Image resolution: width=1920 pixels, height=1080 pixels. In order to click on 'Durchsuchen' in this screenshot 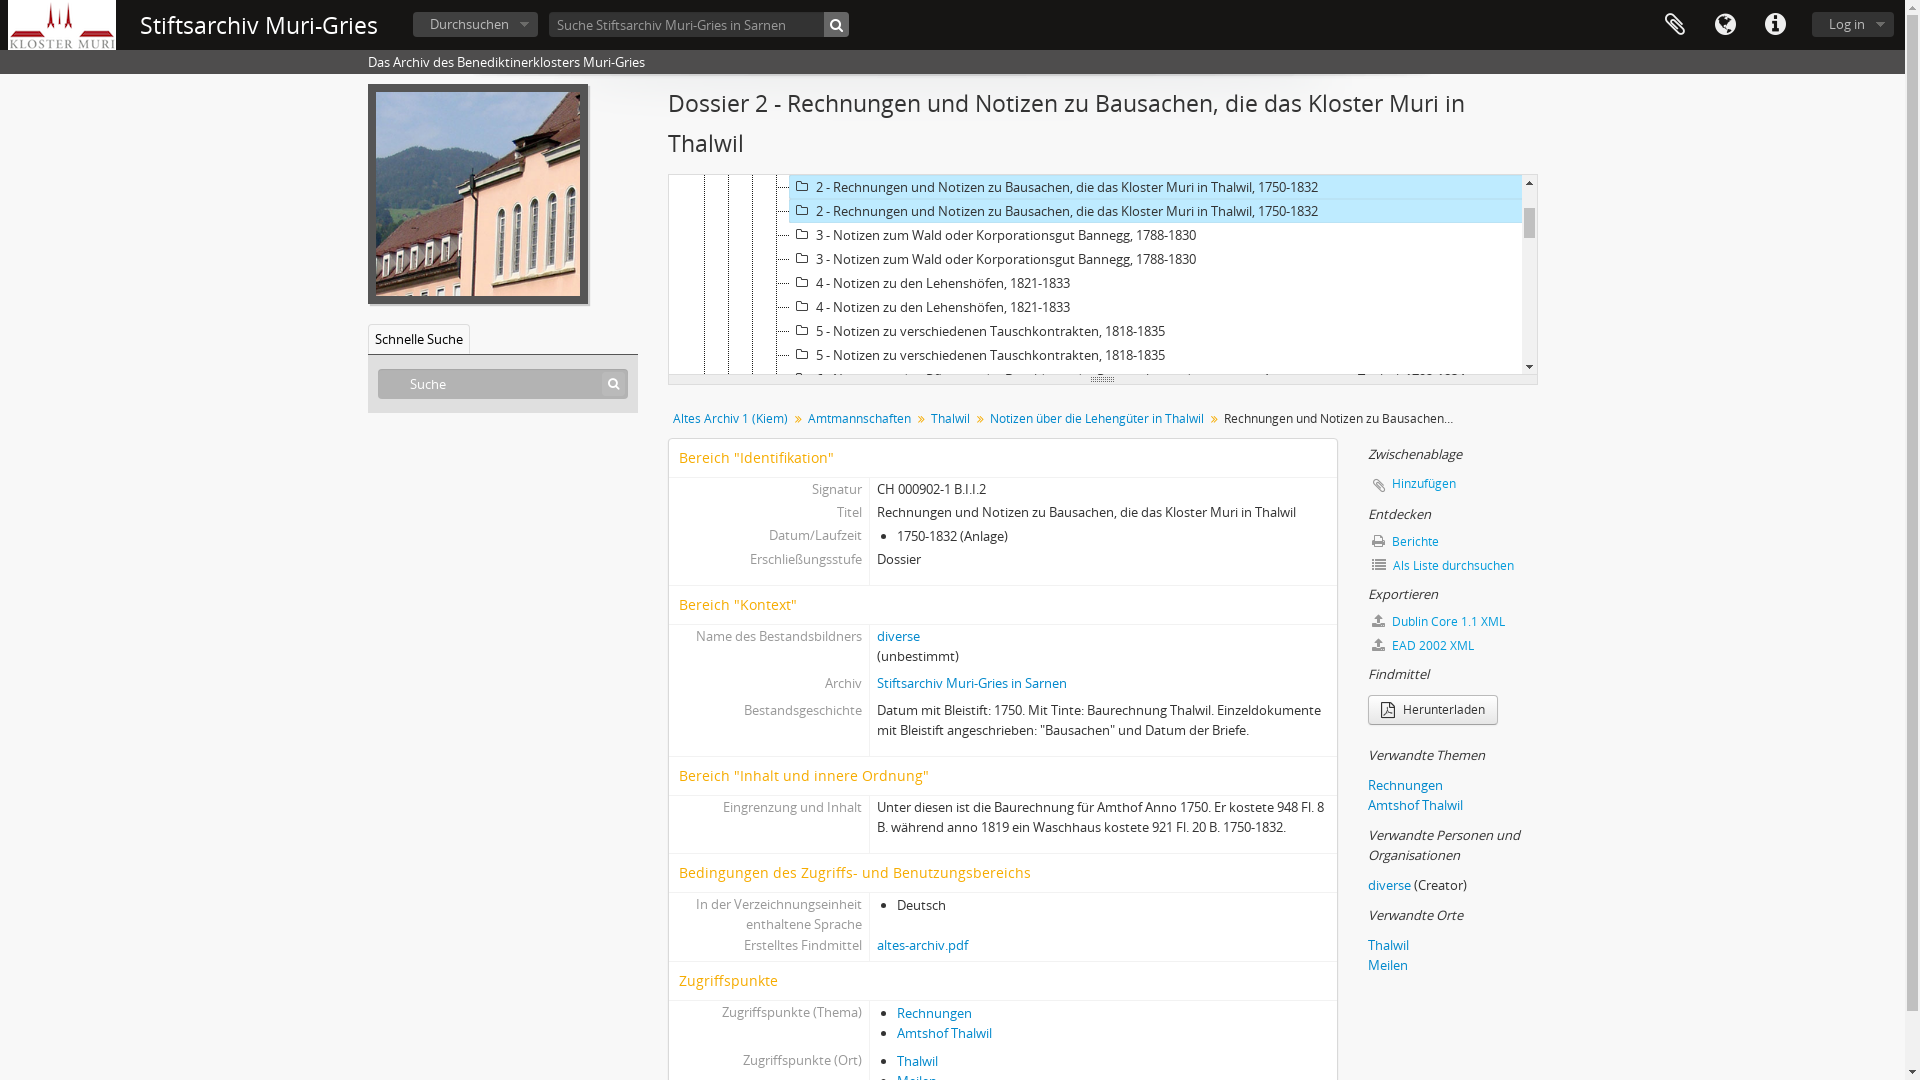, I will do `click(474, 24)`.